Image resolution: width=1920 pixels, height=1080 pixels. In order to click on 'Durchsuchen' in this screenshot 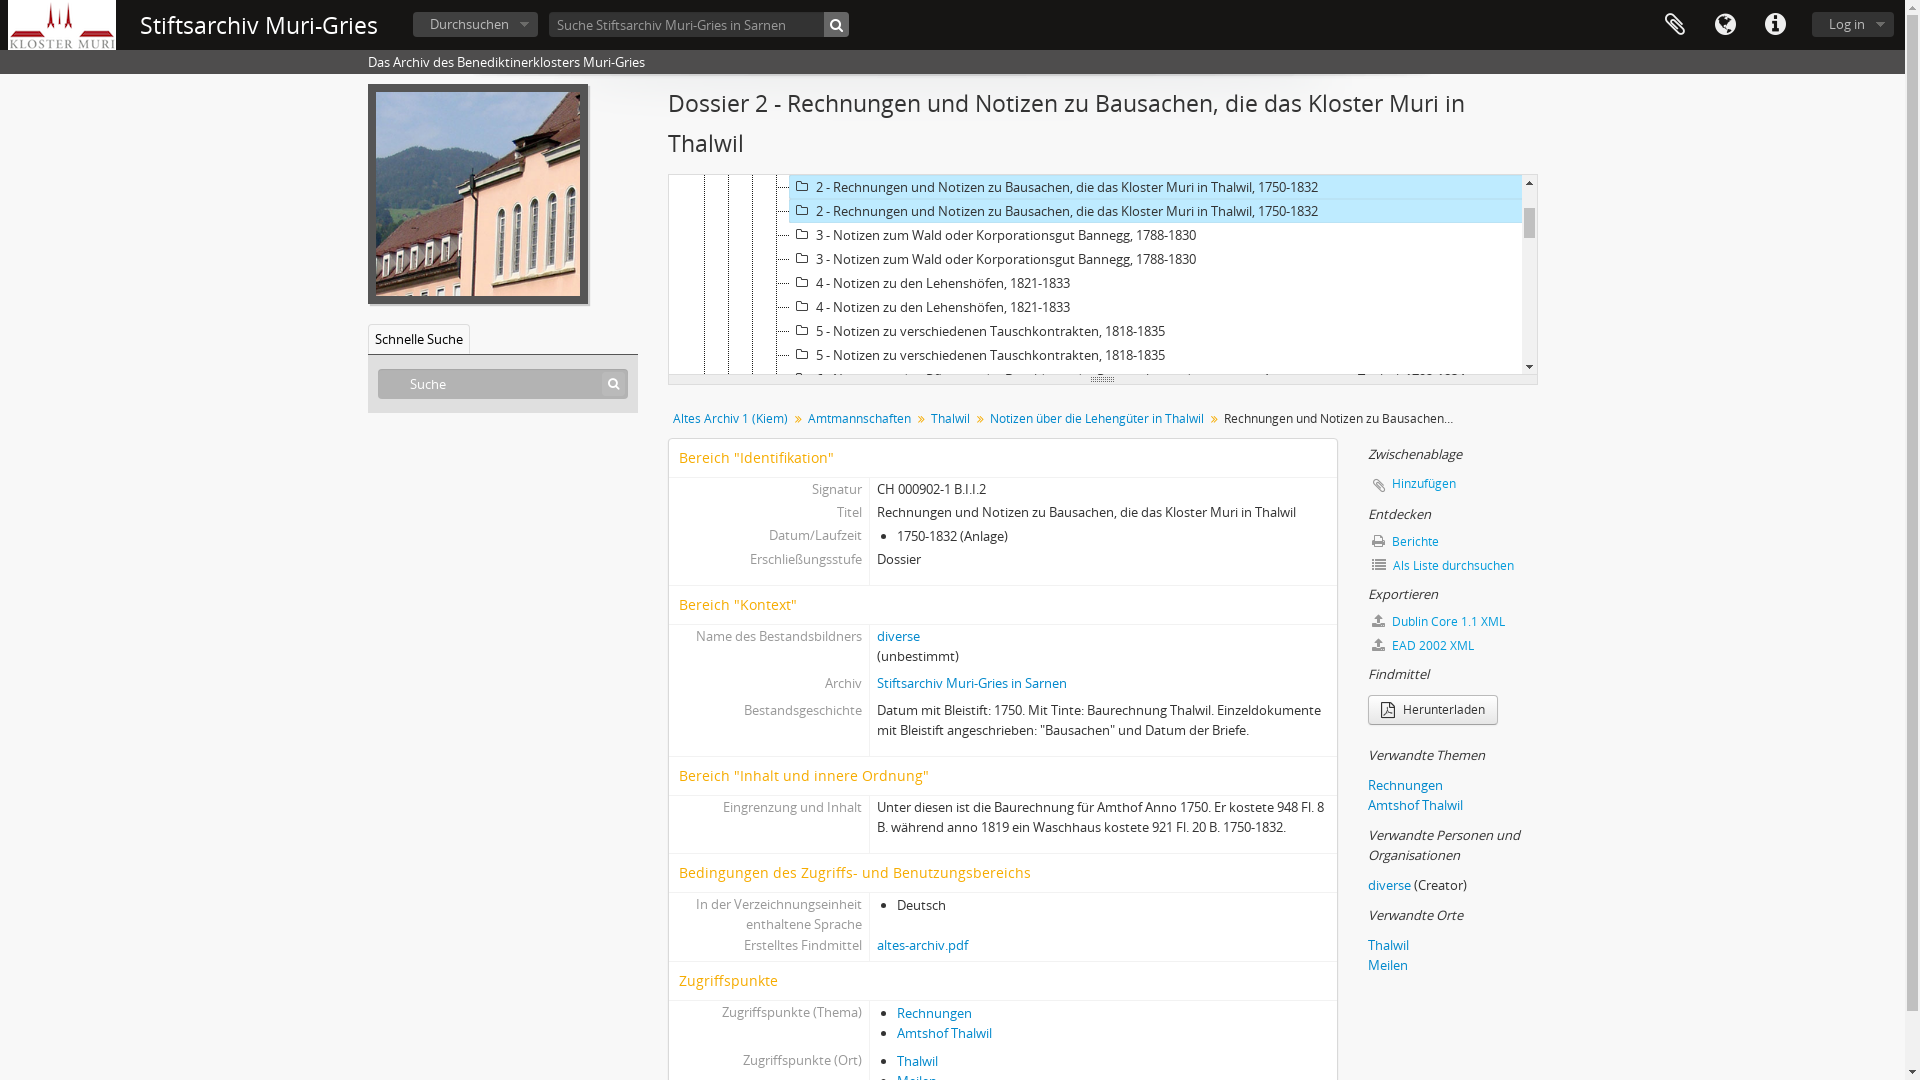, I will do `click(474, 24)`.